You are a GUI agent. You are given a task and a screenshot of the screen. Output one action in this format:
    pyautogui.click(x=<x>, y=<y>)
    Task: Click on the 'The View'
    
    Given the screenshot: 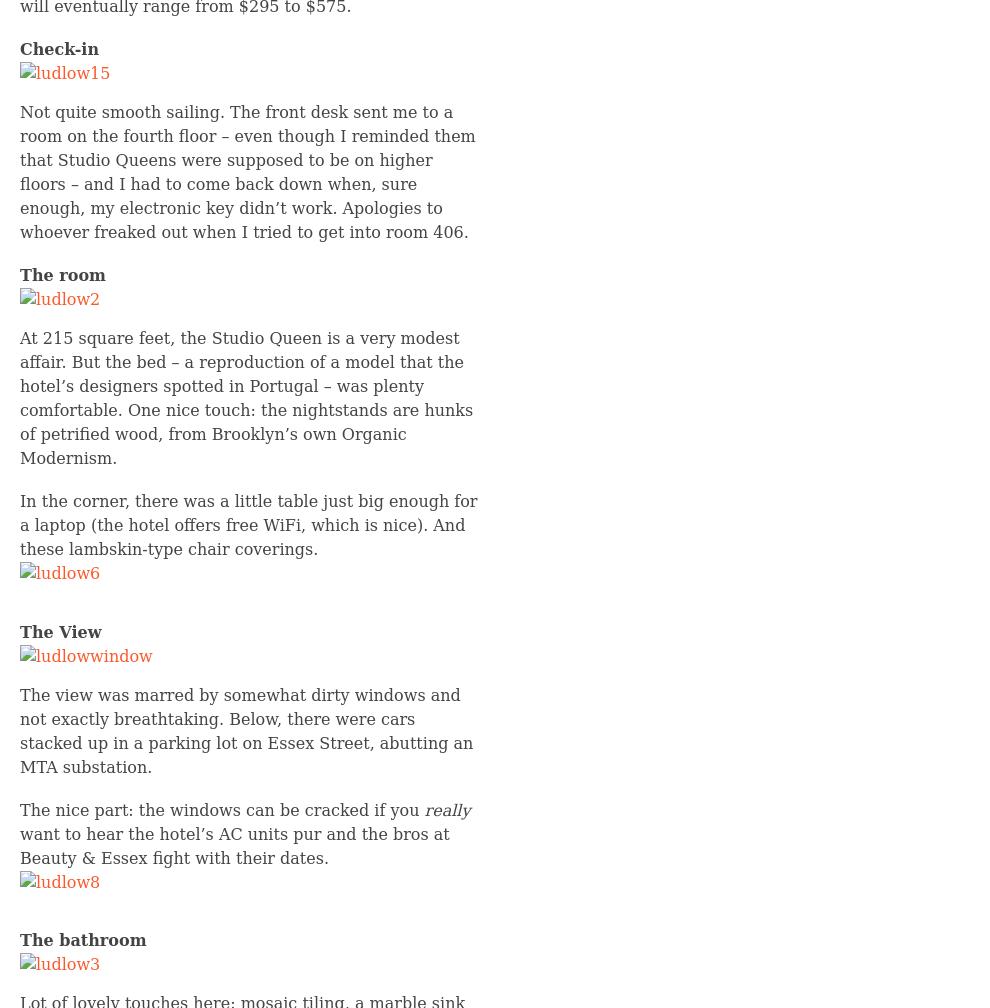 What is the action you would take?
    pyautogui.click(x=60, y=631)
    